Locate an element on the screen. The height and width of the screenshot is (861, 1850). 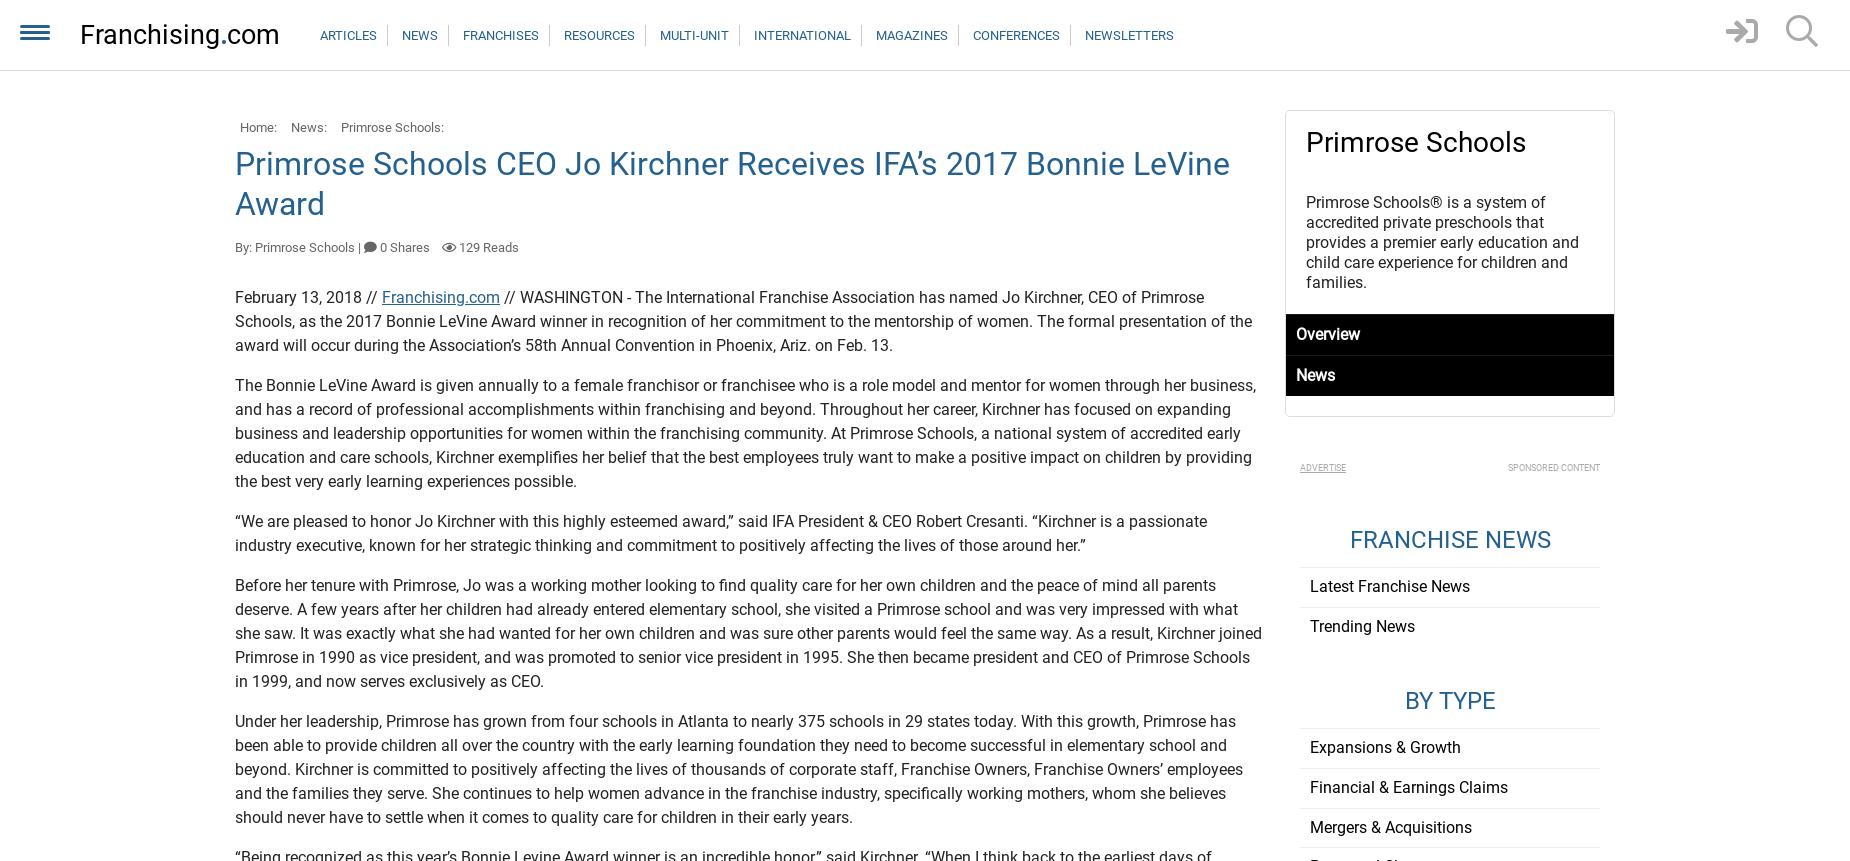
'The Bonnie LeVine Award is given annually to a female franchisor or franchisee who is a role model and mentor for women through her business, and has a record of professional accomplishments within franchising and beyond. Throughout her career, Kirchner has focused on expanding business and leadership opportunities for women within the franchising community. At Primrose Schools, a national system of accredited early education and care schools, Kirchner exemplifies her belief that the best employees truly want to make a positive impact on children by providing the best very early learning experiences possible.' is located at coordinates (745, 432).